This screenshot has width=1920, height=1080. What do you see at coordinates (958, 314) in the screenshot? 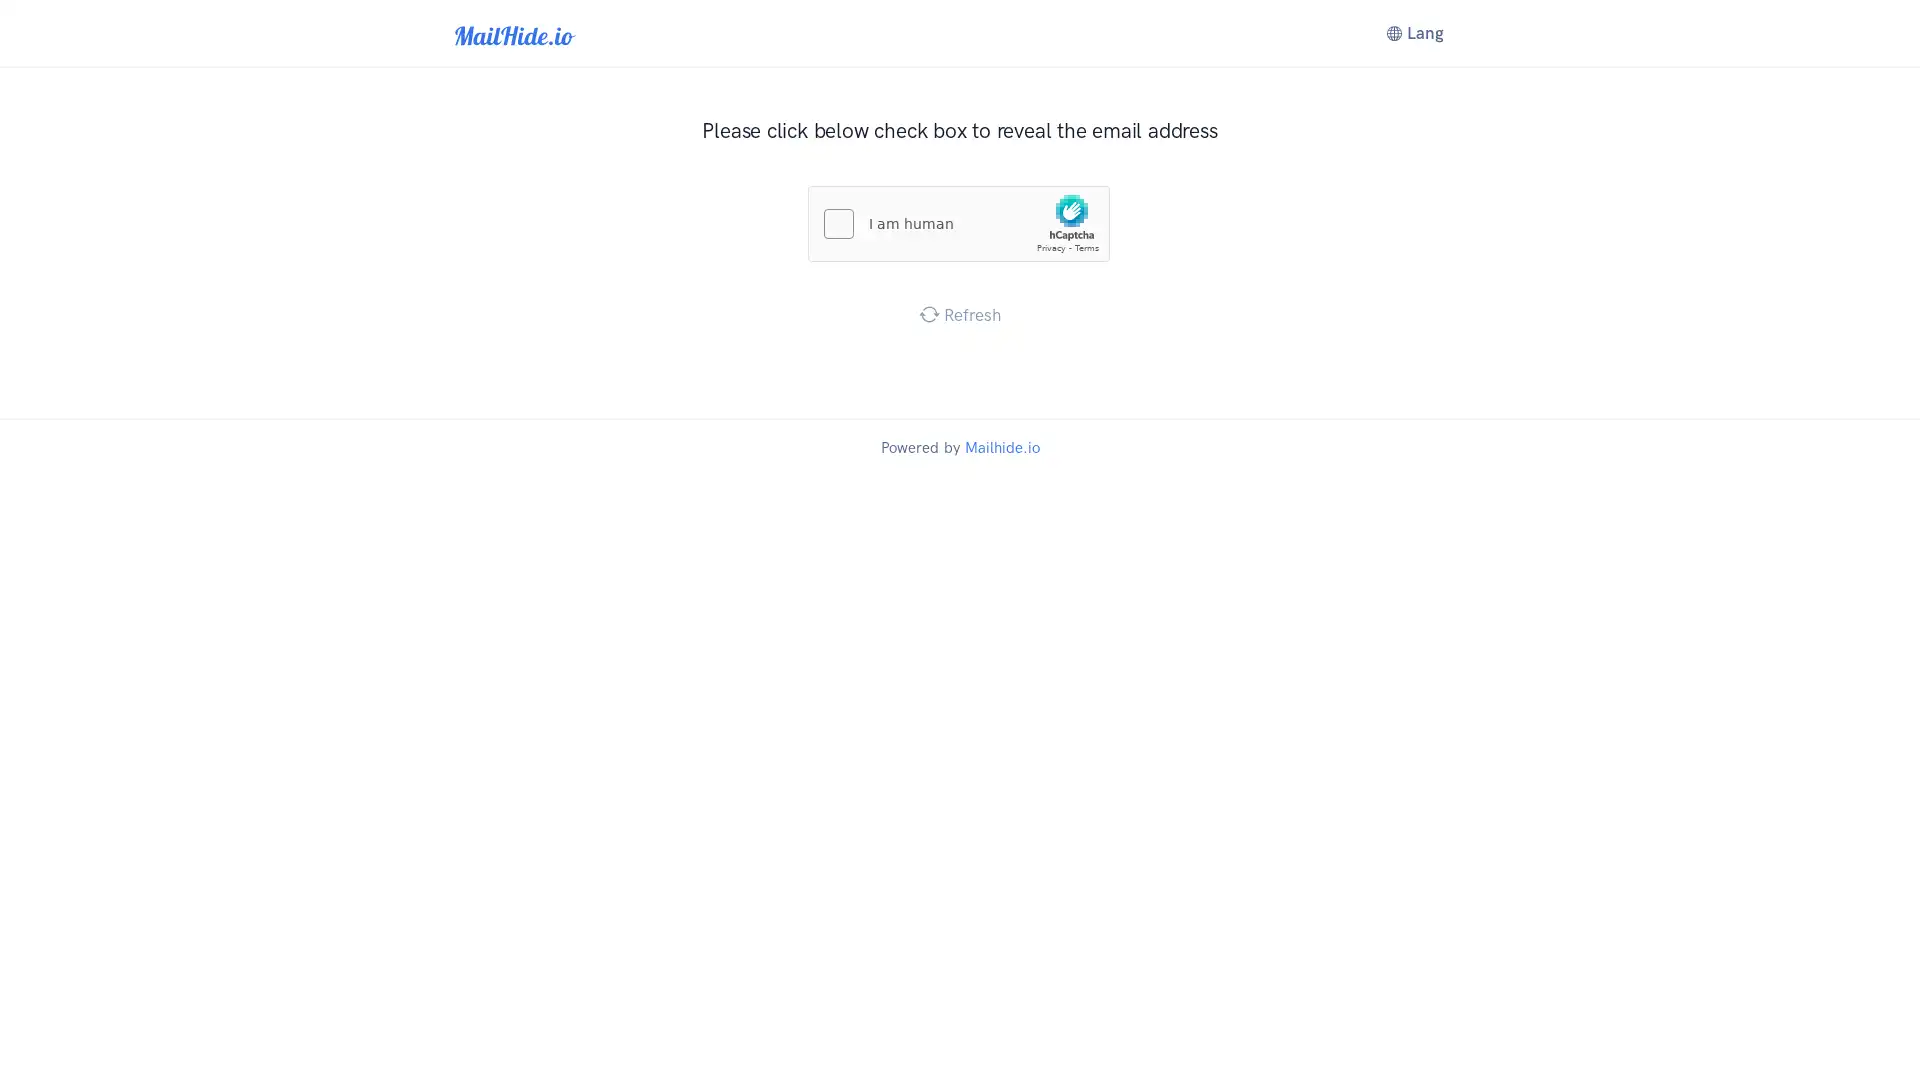
I see `Refresh` at bounding box center [958, 314].